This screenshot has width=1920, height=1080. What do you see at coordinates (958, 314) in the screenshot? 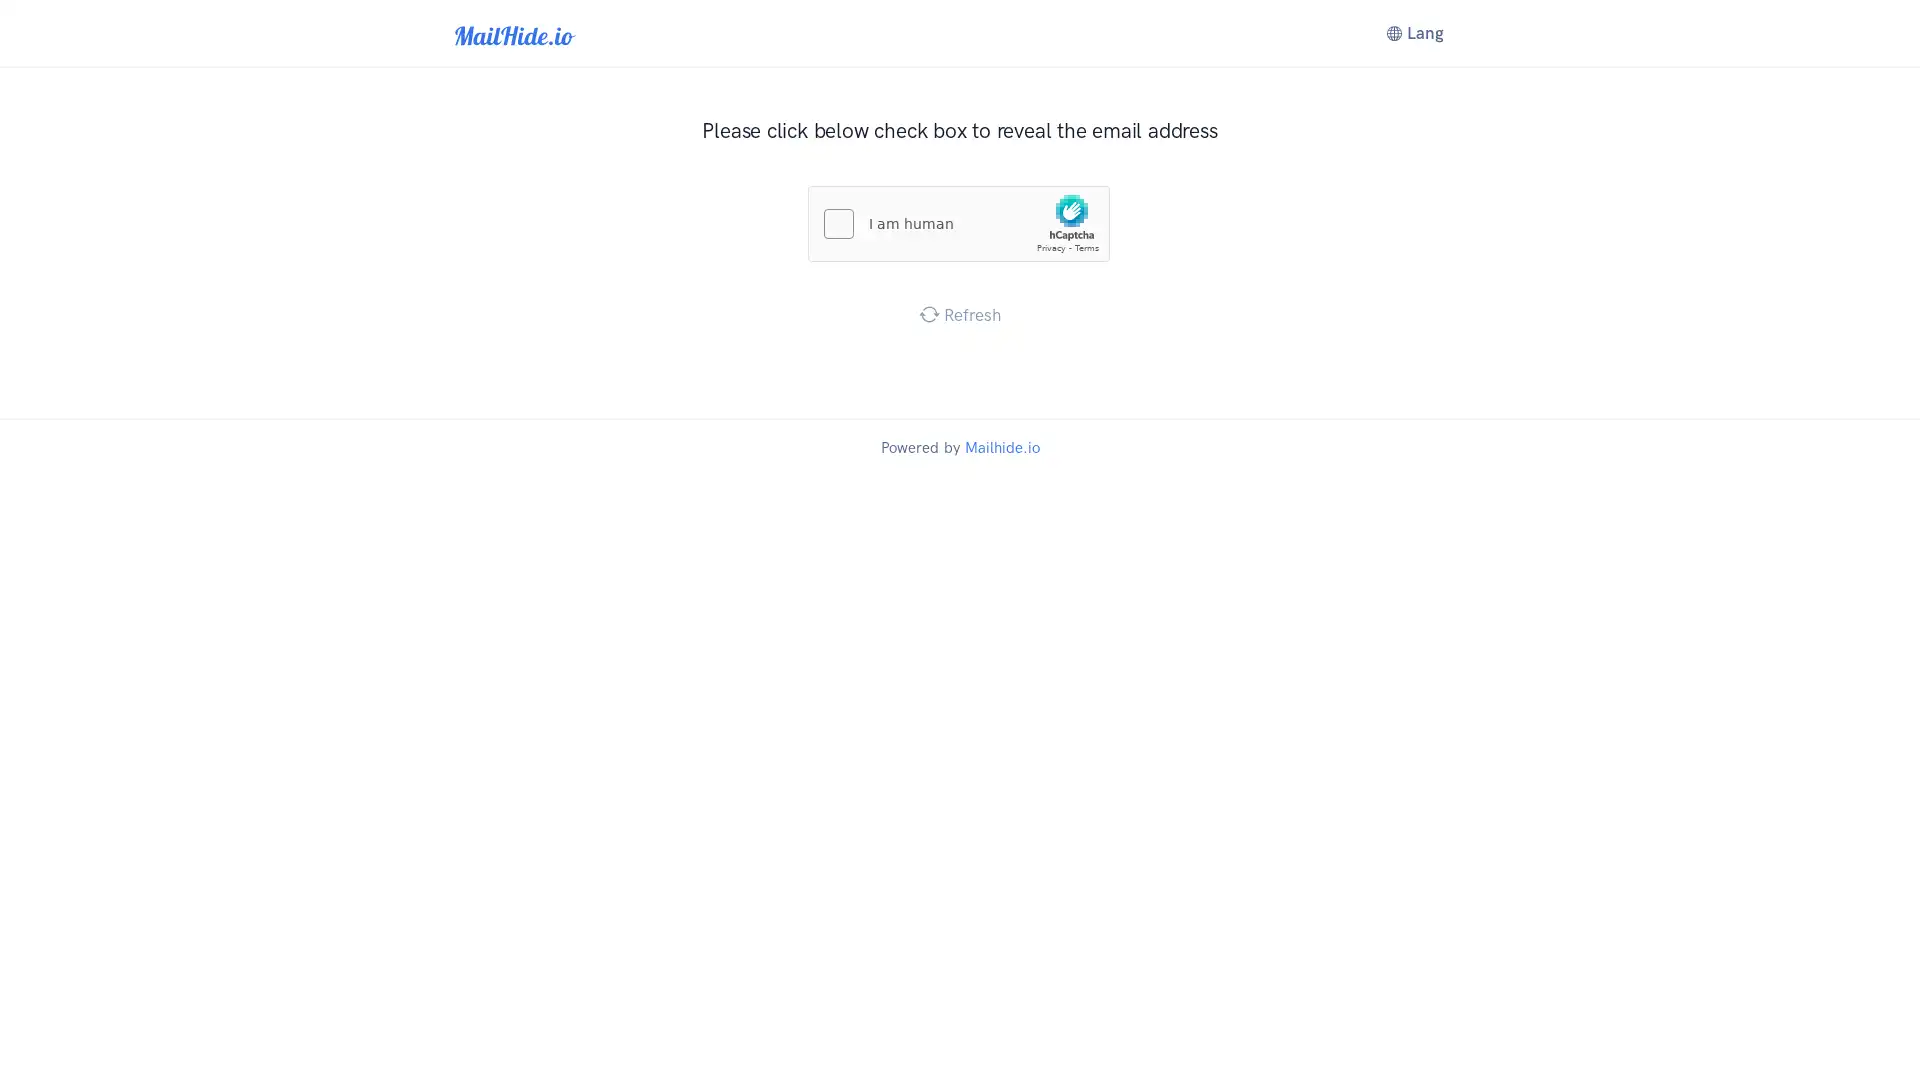
I see `Refresh` at bounding box center [958, 314].